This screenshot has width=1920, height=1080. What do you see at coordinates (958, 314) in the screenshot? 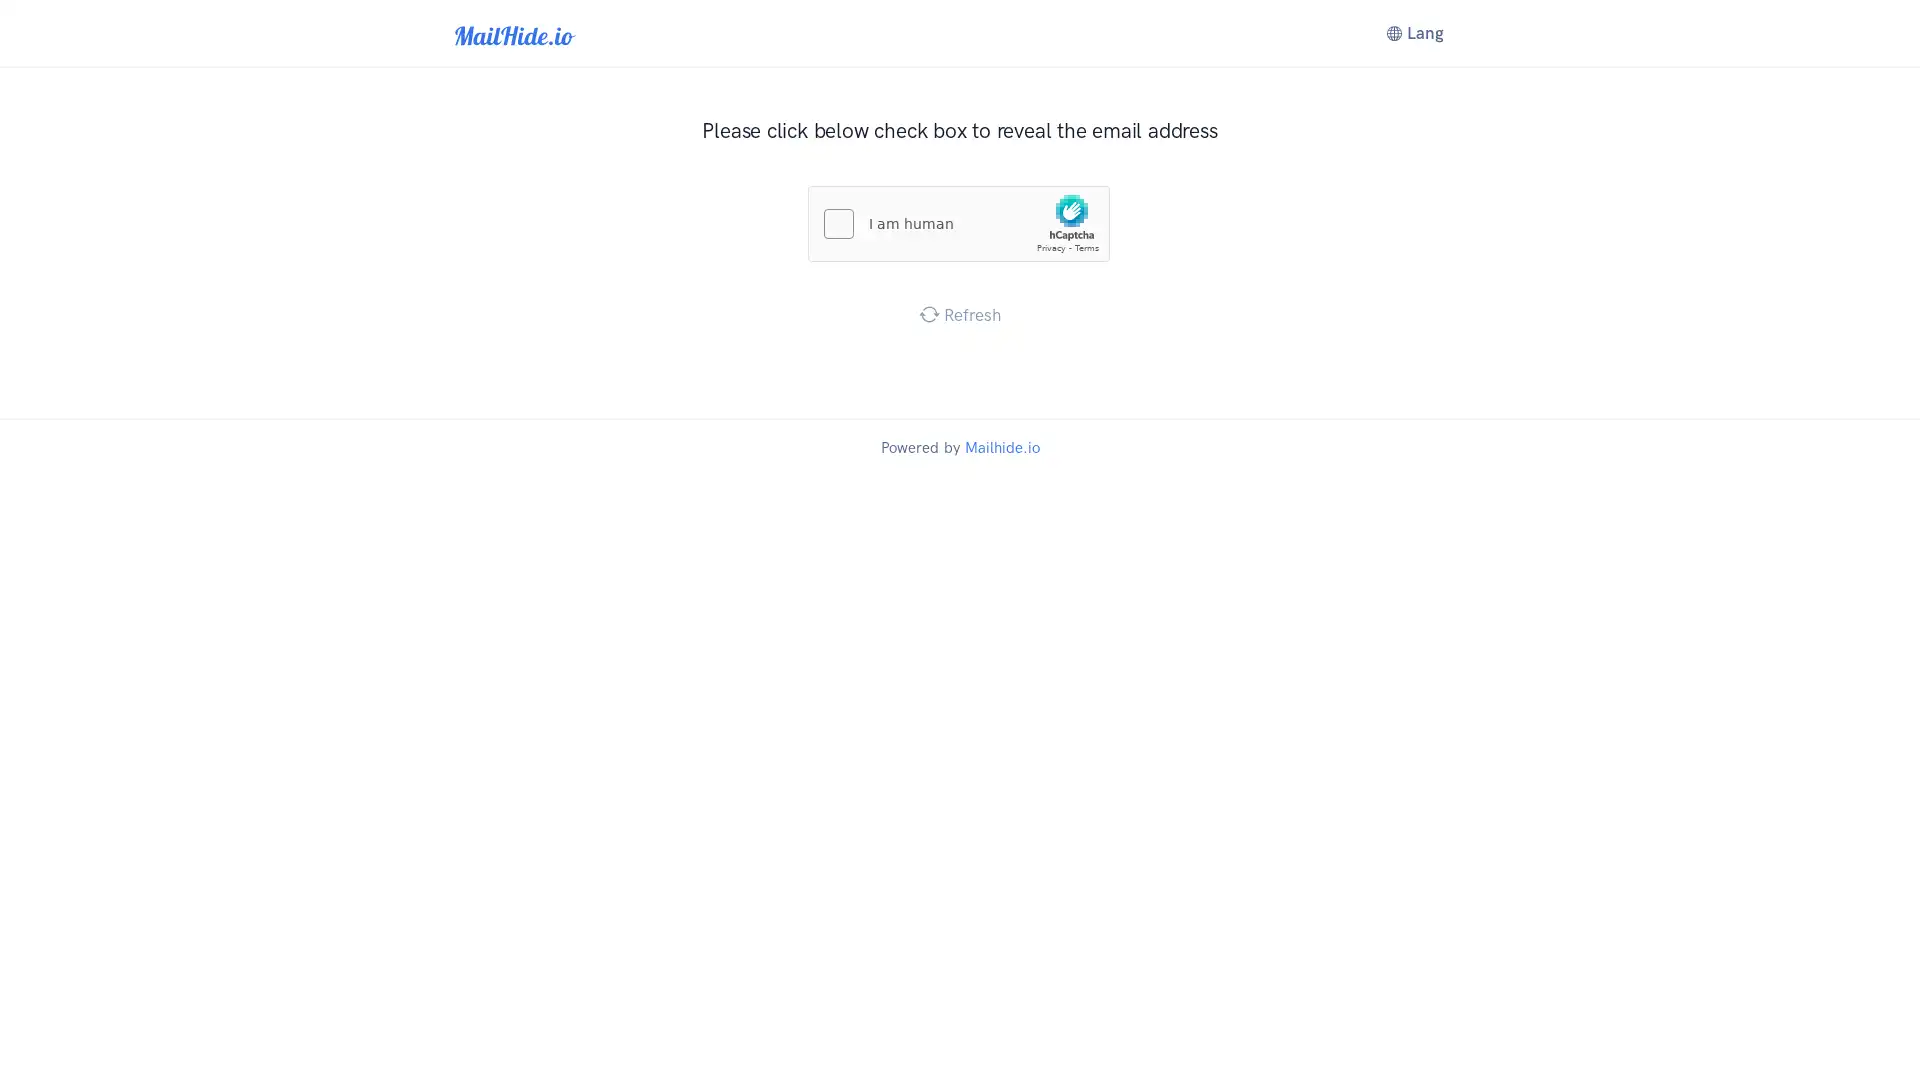
I see `Refresh` at bounding box center [958, 314].